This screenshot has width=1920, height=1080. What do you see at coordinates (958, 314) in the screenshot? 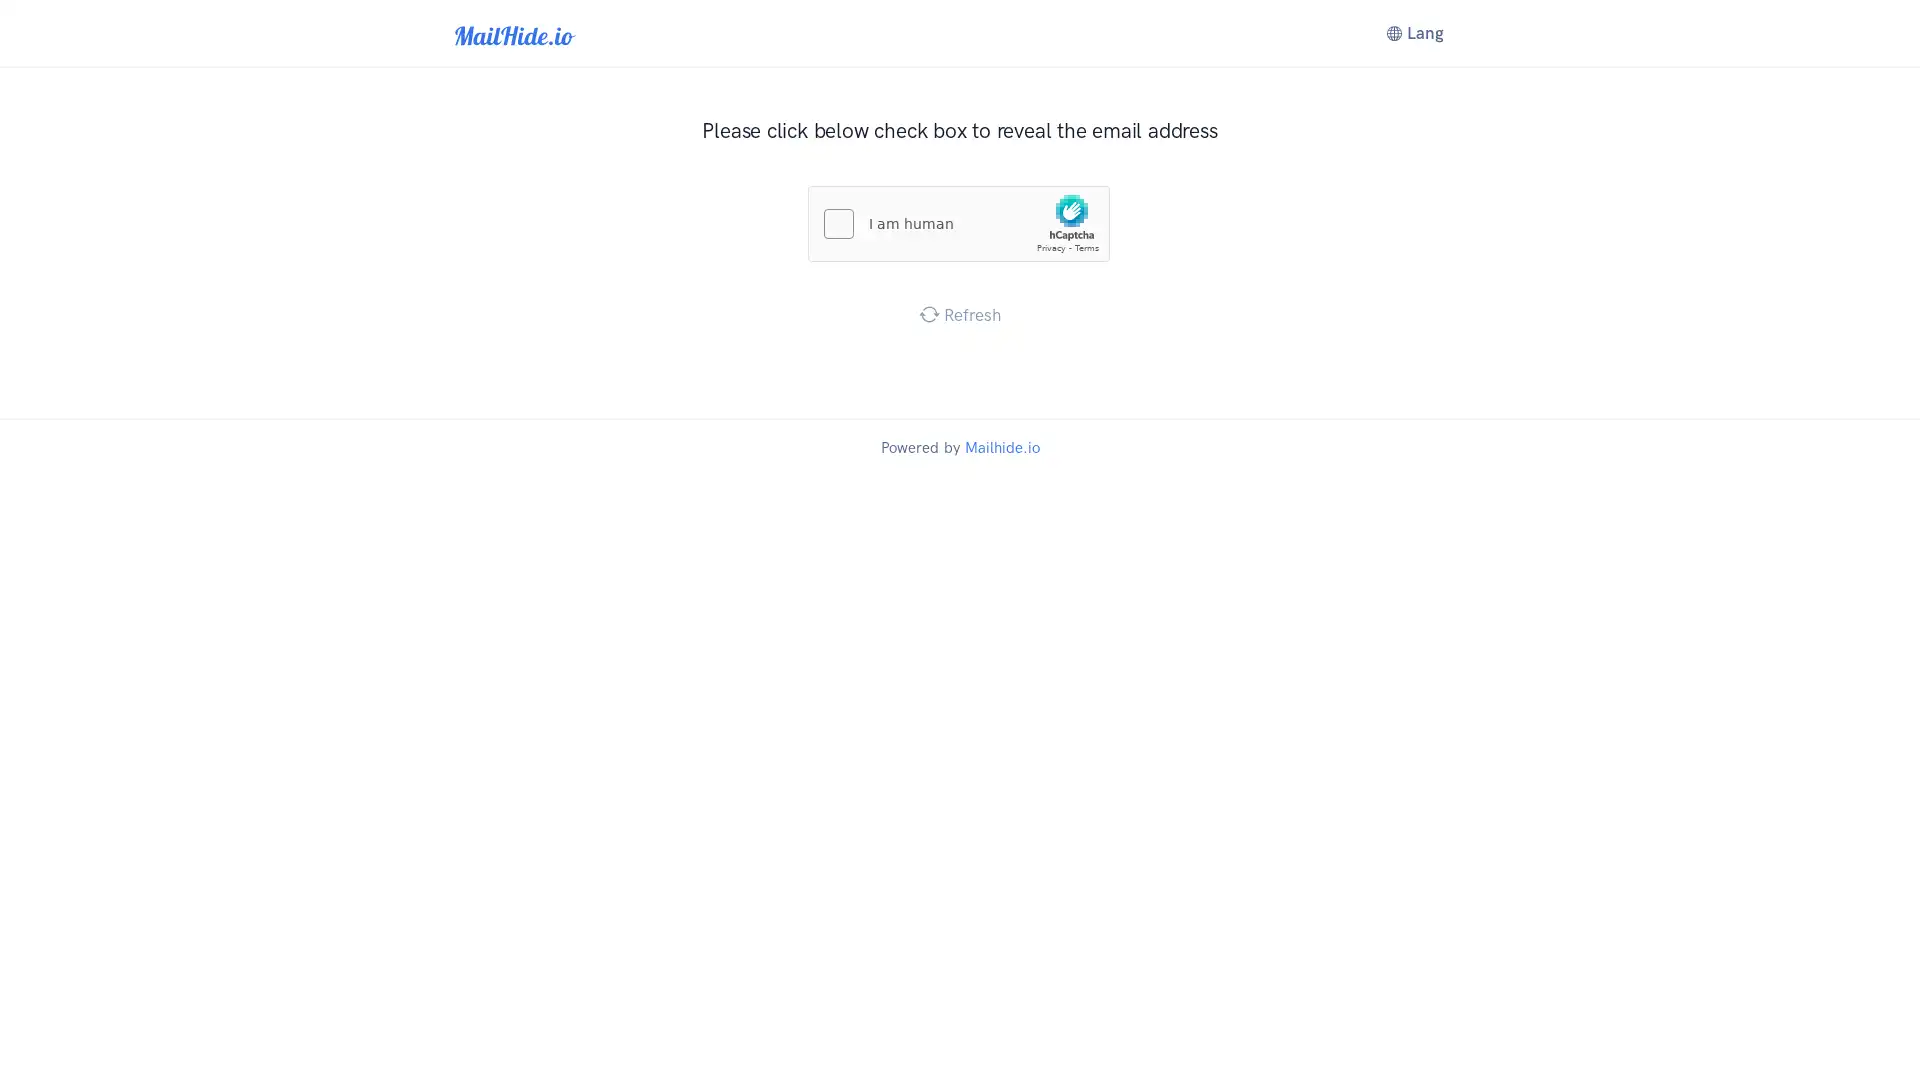
I see `Refresh` at bounding box center [958, 314].